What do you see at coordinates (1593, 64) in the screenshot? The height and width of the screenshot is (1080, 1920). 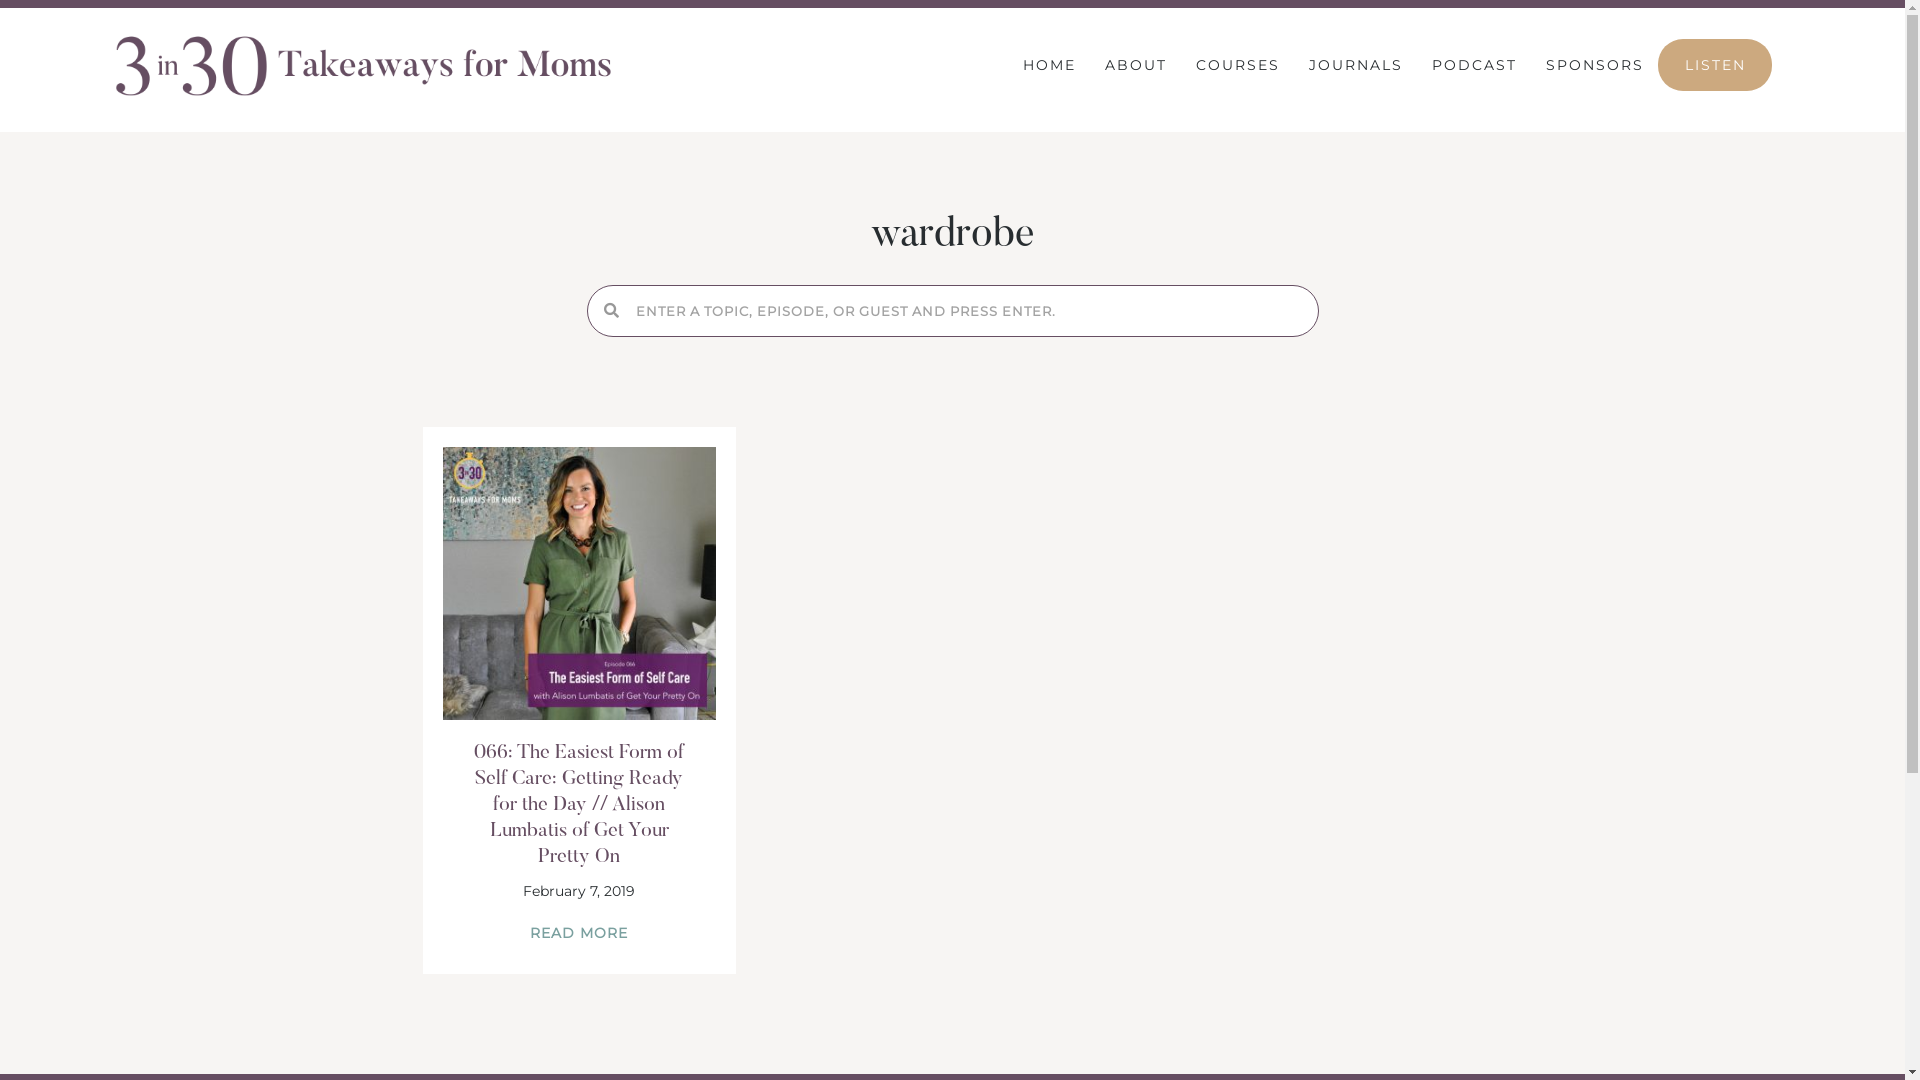 I see `'SPONSORS'` at bounding box center [1593, 64].